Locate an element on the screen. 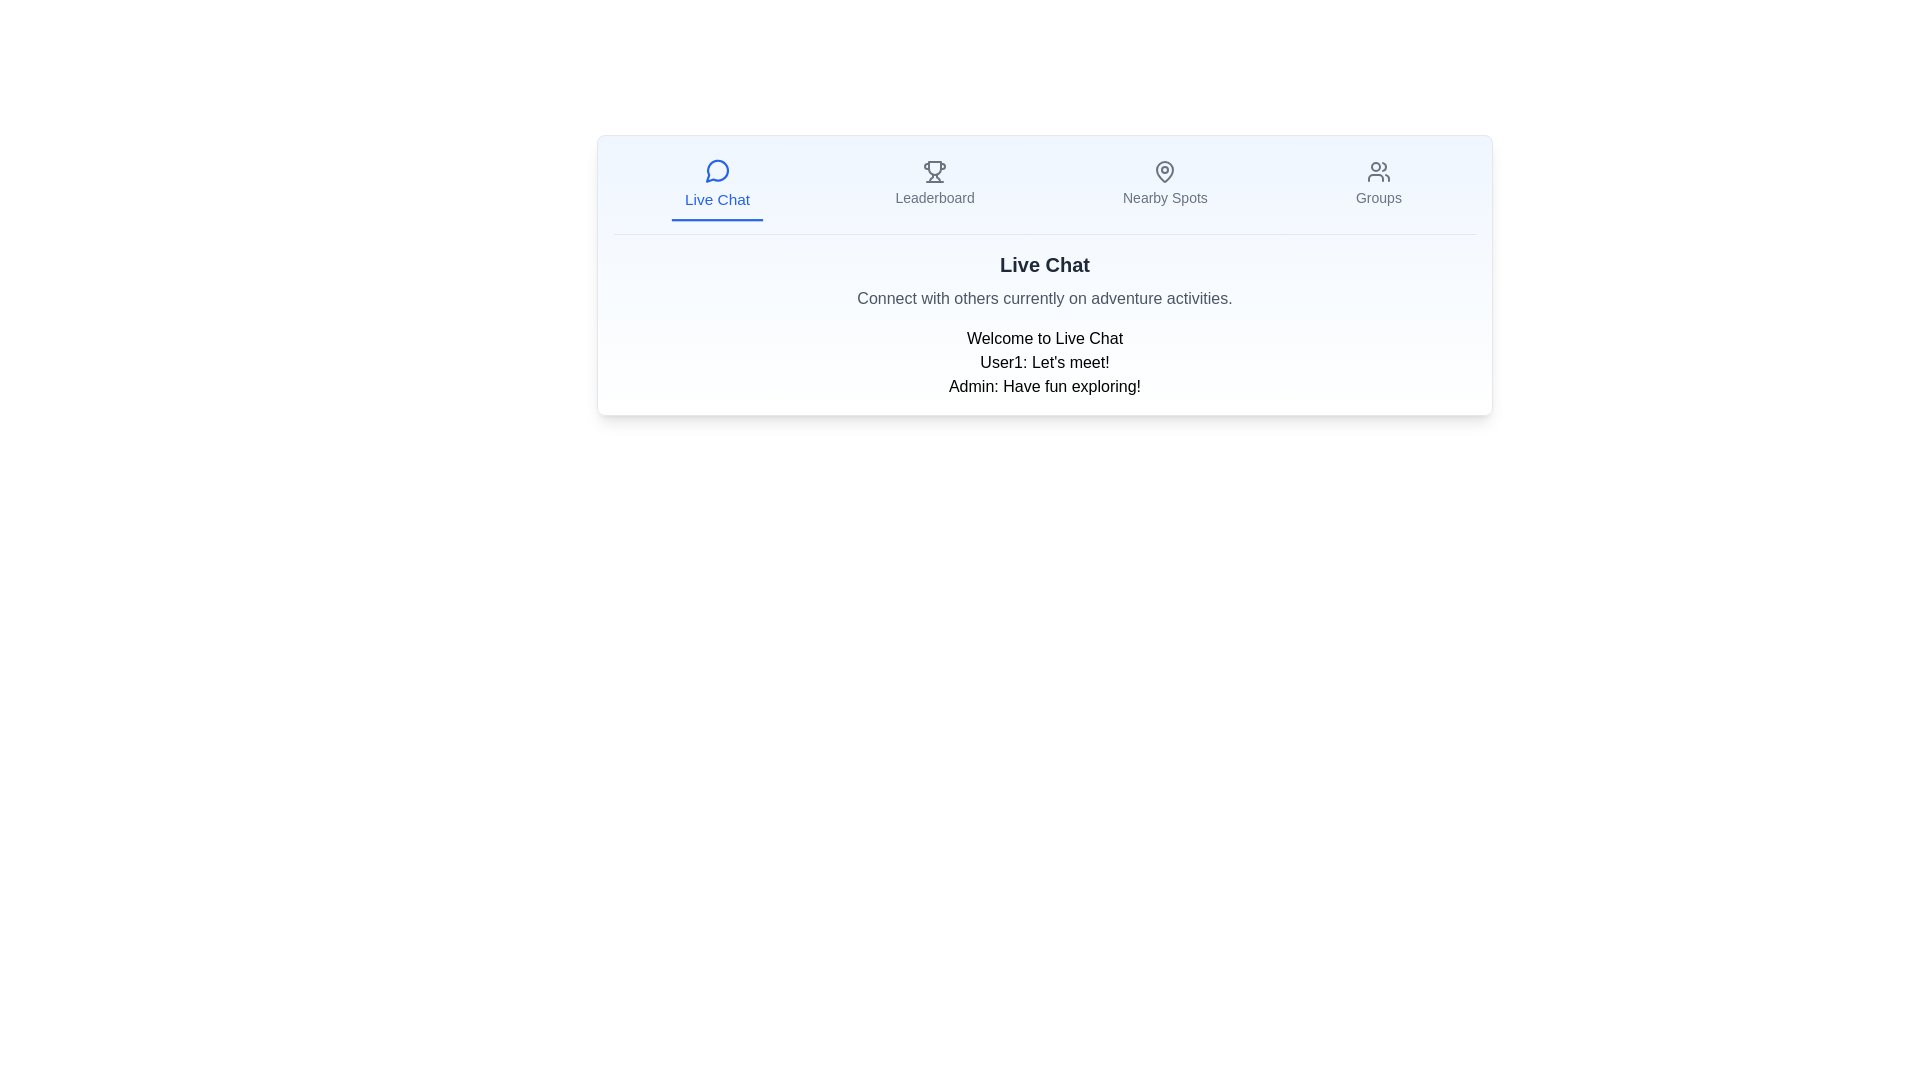 The height and width of the screenshot is (1080, 1920). static text label for 'Leaderboard' located in the navigation bar, positioned between 'Live Chat' and 'Nearby Spots', directly beneath a trophy icon is located at coordinates (934, 197).